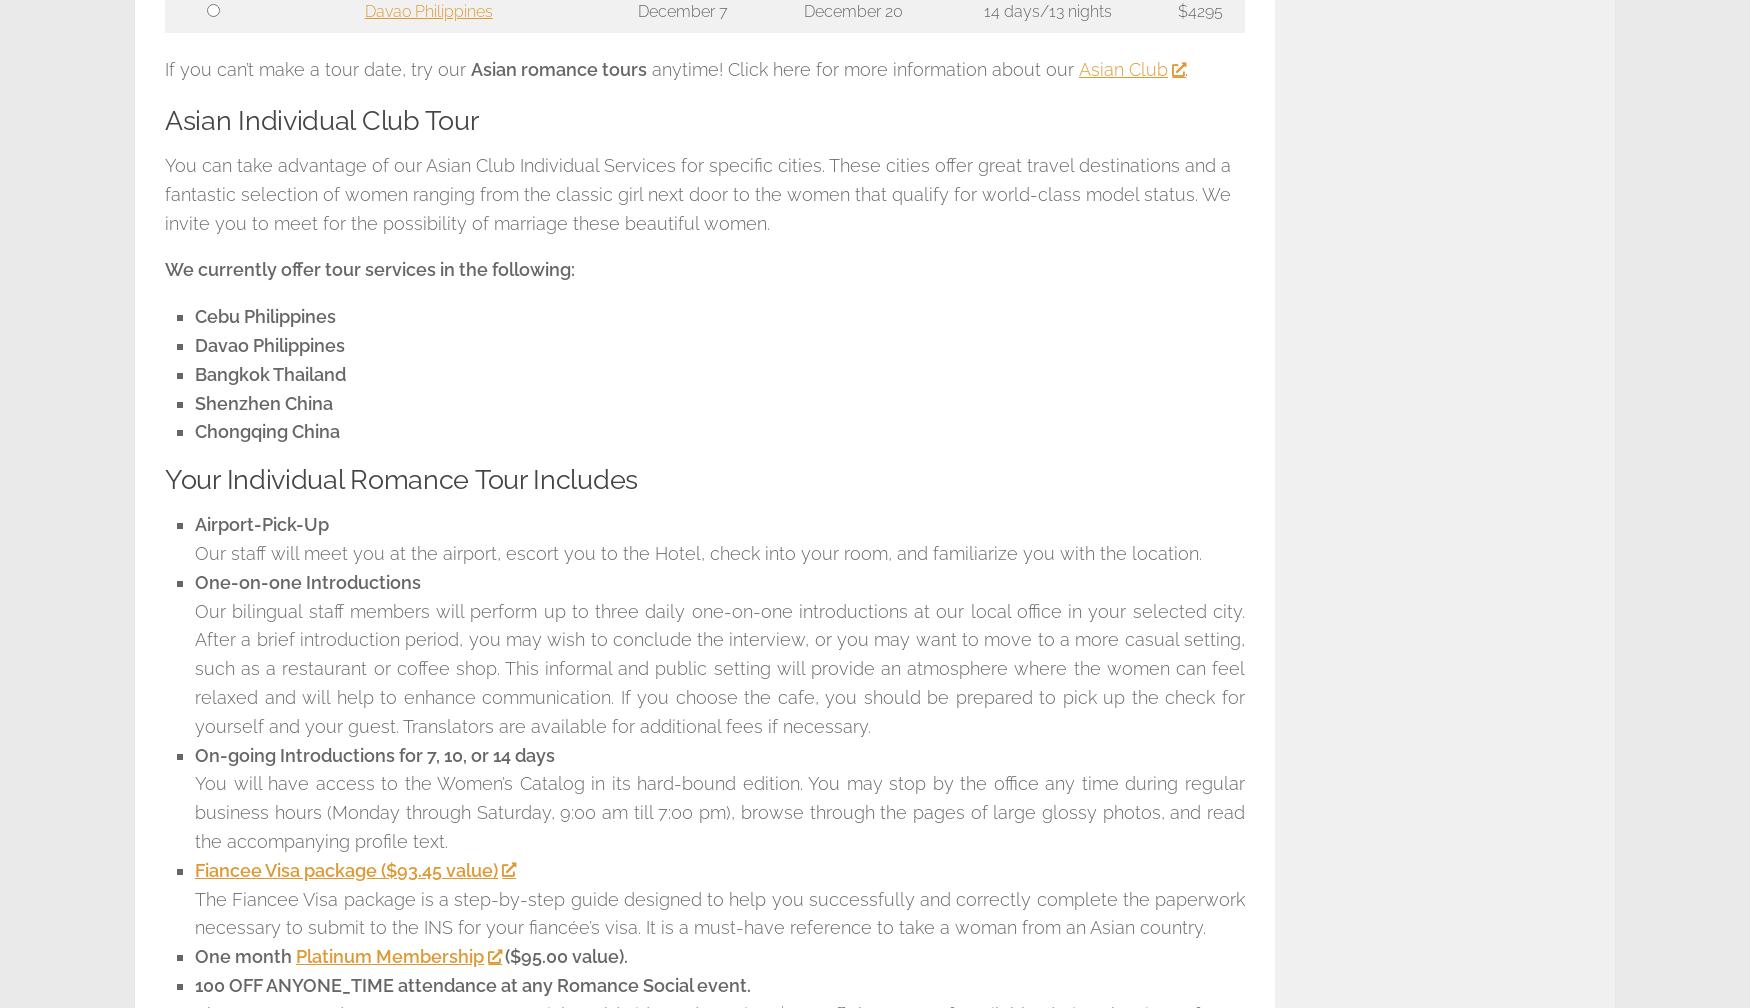 The image size is (1750, 1008). What do you see at coordinates (164, 479) in the screenshot?
I see `'Your Individual Romance Tour Includes'` at bounding box center [164, 479].